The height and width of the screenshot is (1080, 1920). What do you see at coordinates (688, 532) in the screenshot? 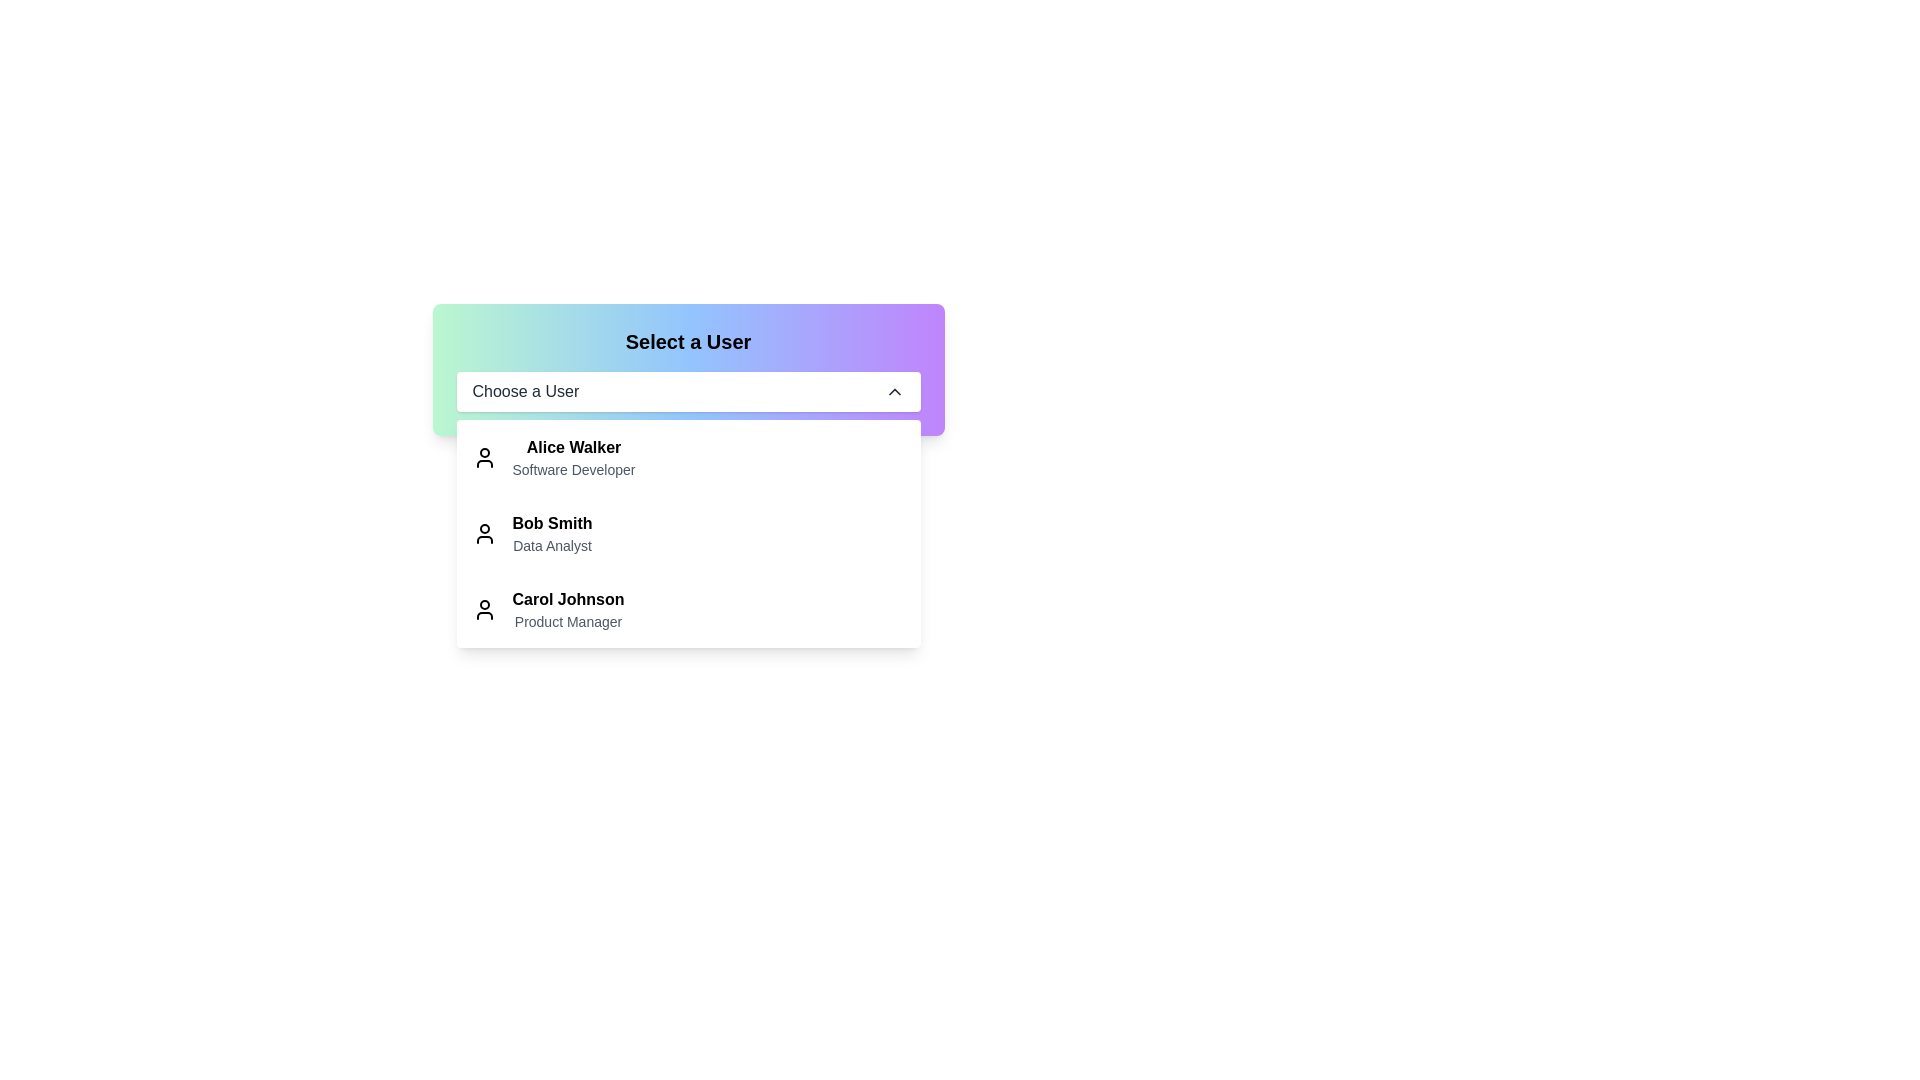
I see `the dropdown list item representing 'Bob Smith', which is the second item in the list` at bounding box center [688, 532].